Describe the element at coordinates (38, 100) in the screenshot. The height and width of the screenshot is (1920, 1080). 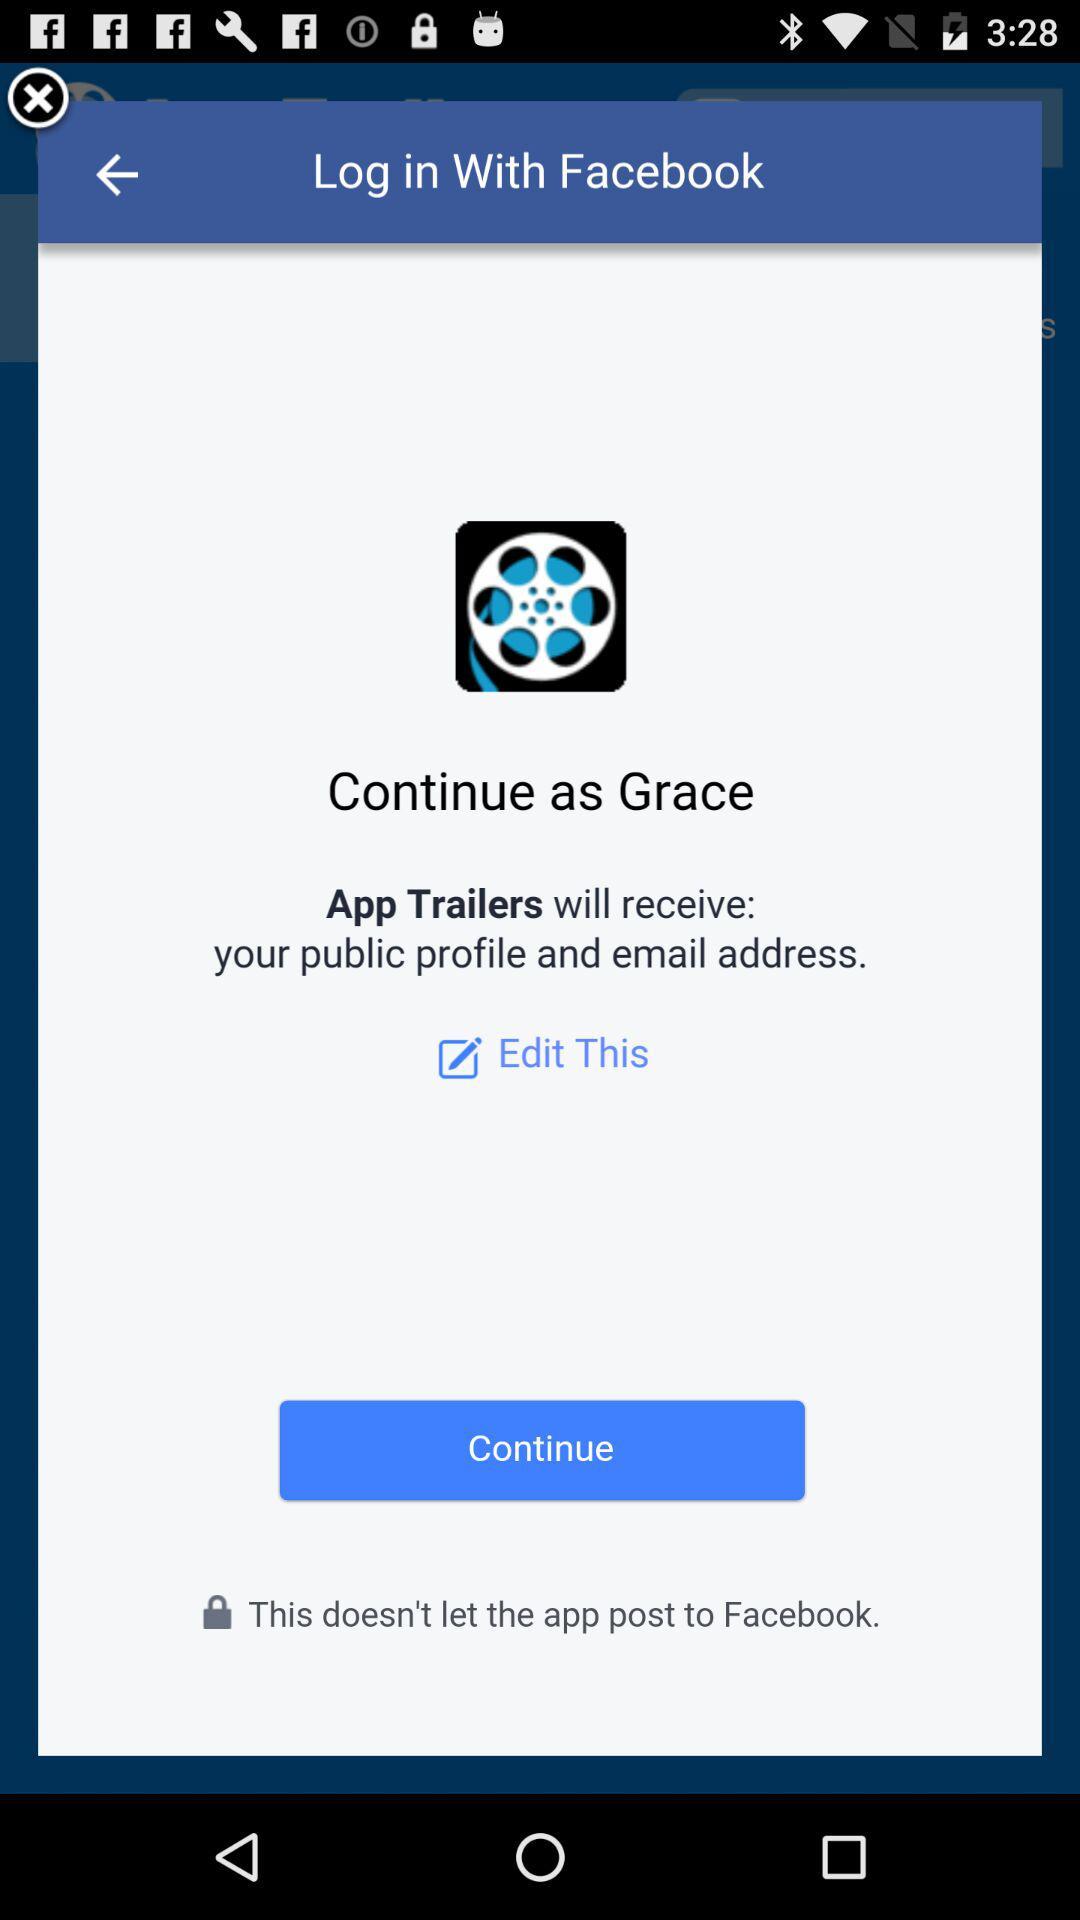
I see `close tab` at that location.